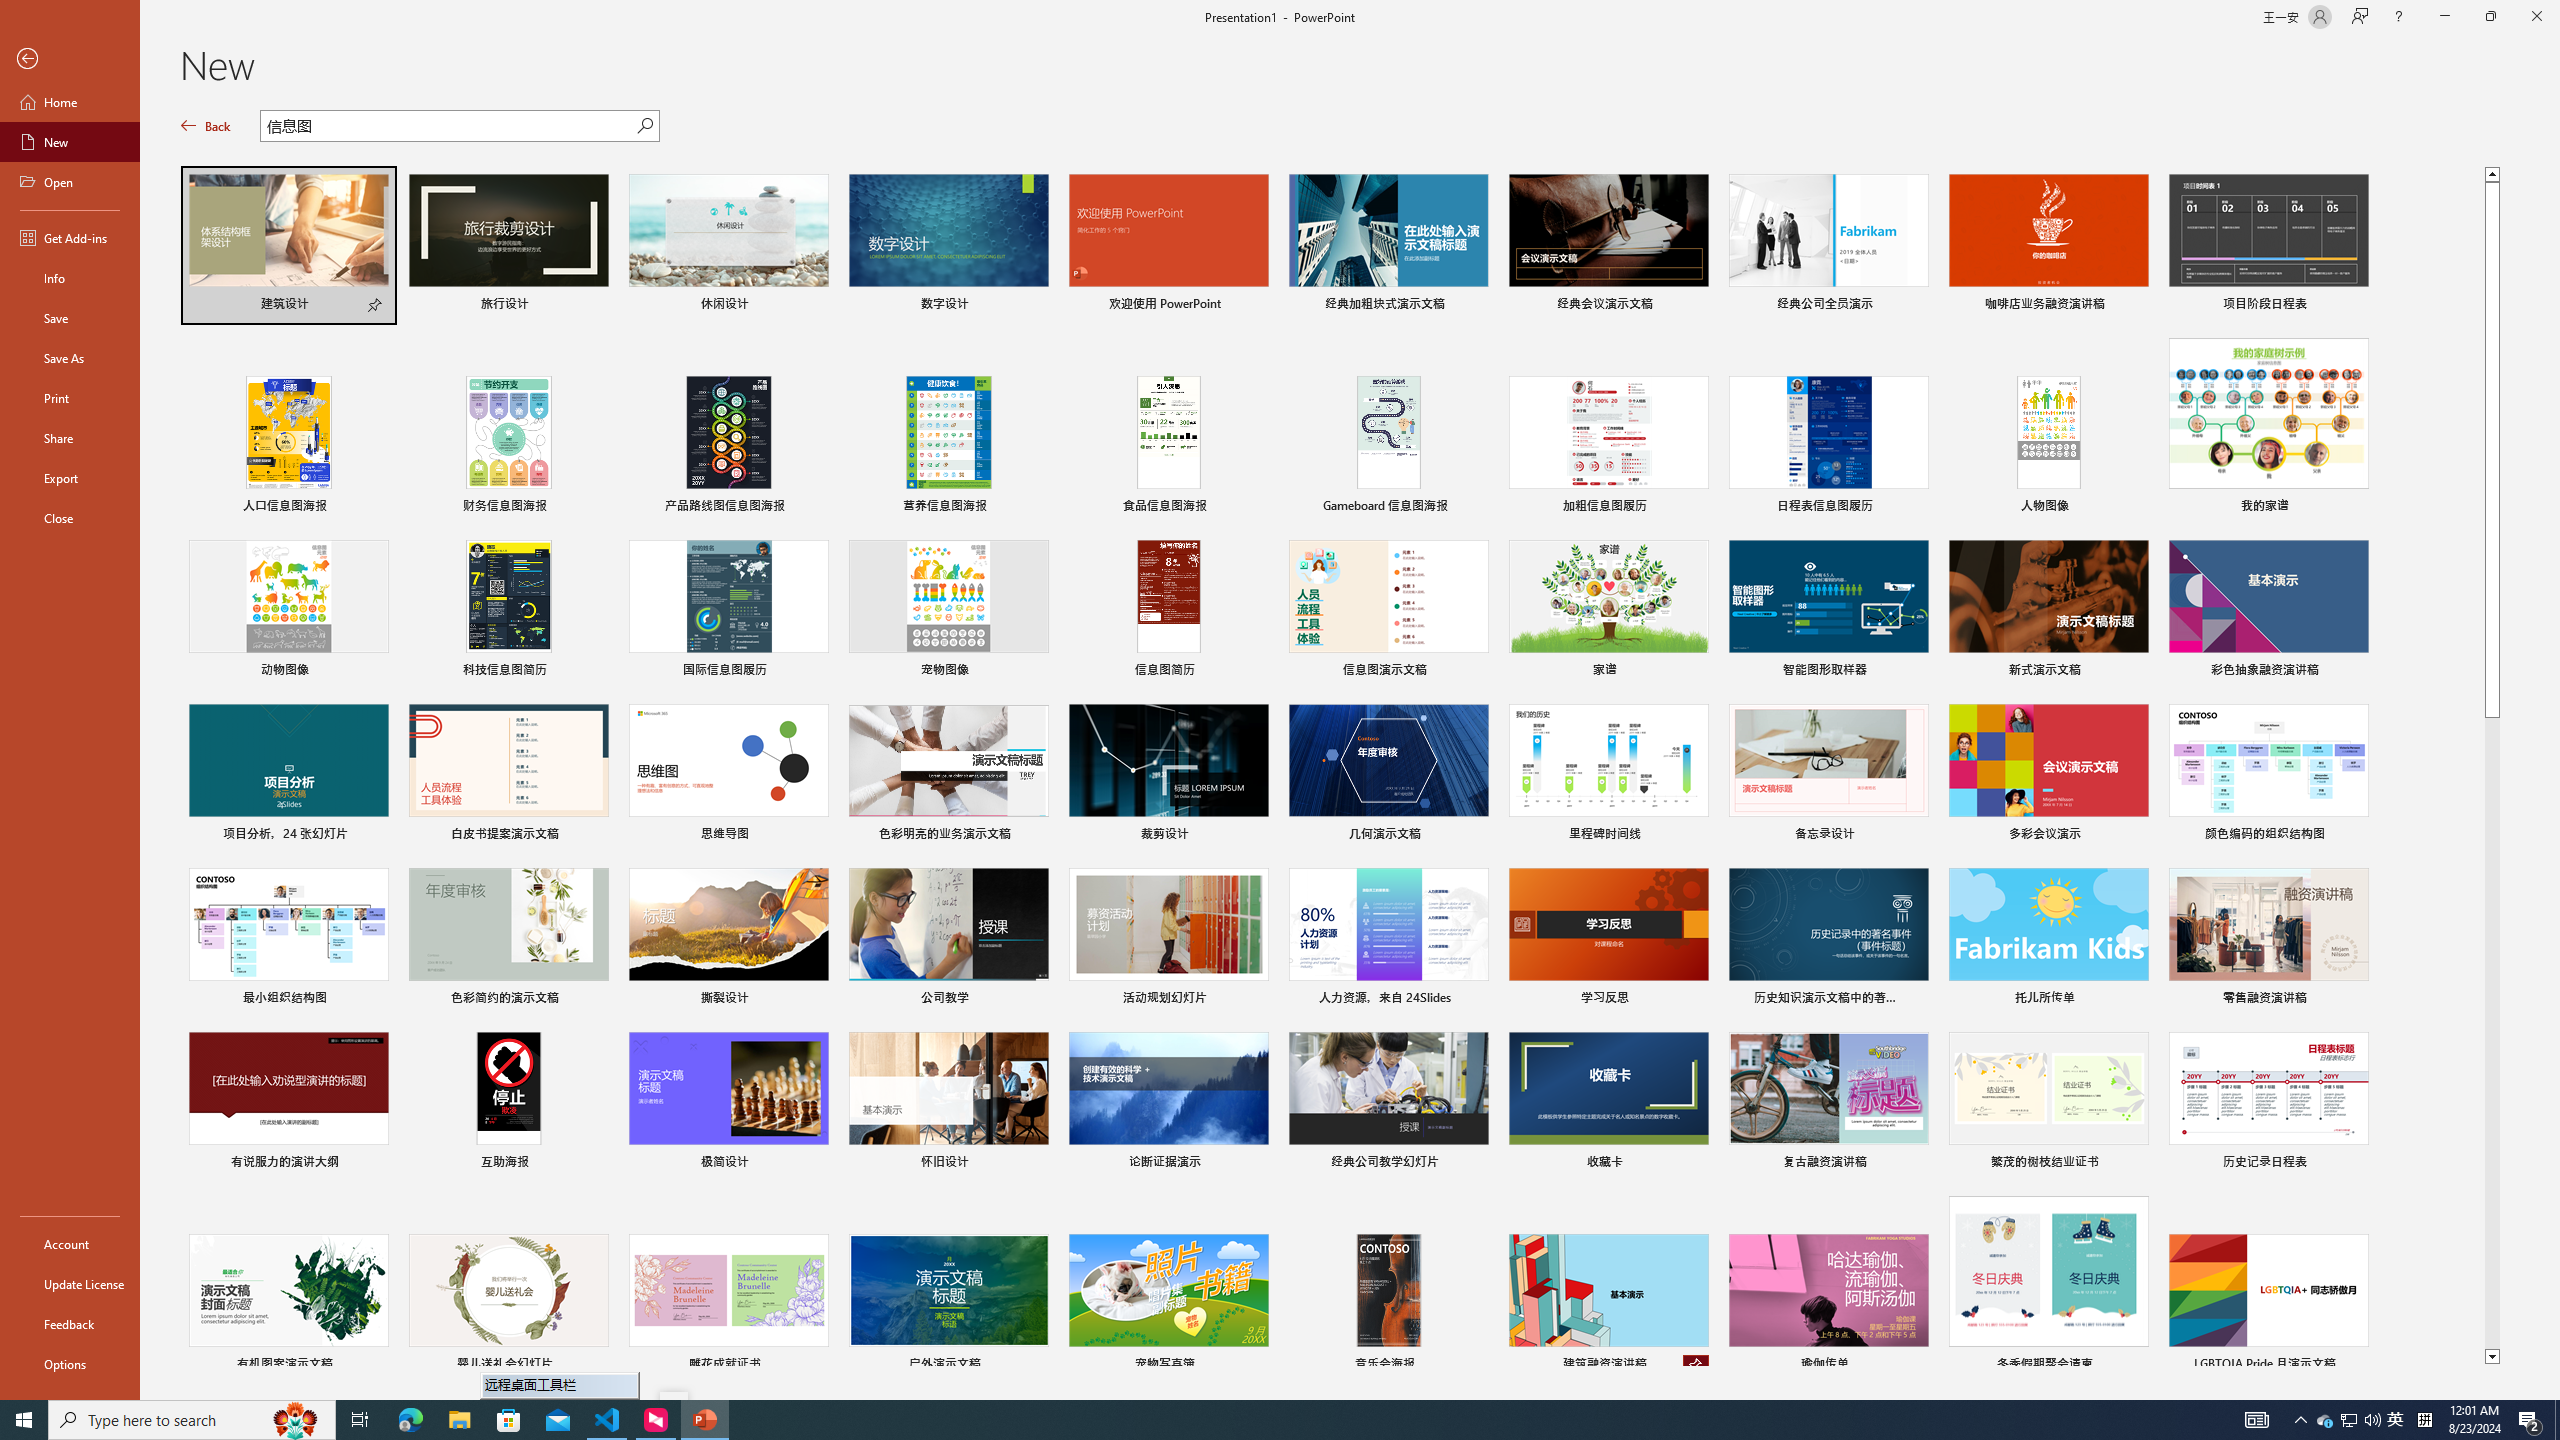 The image size is (2560, 1440). What do you see at coordinates (69, 276) in the screenshot?
I see `'Info'` at bounding box center [69, 276].